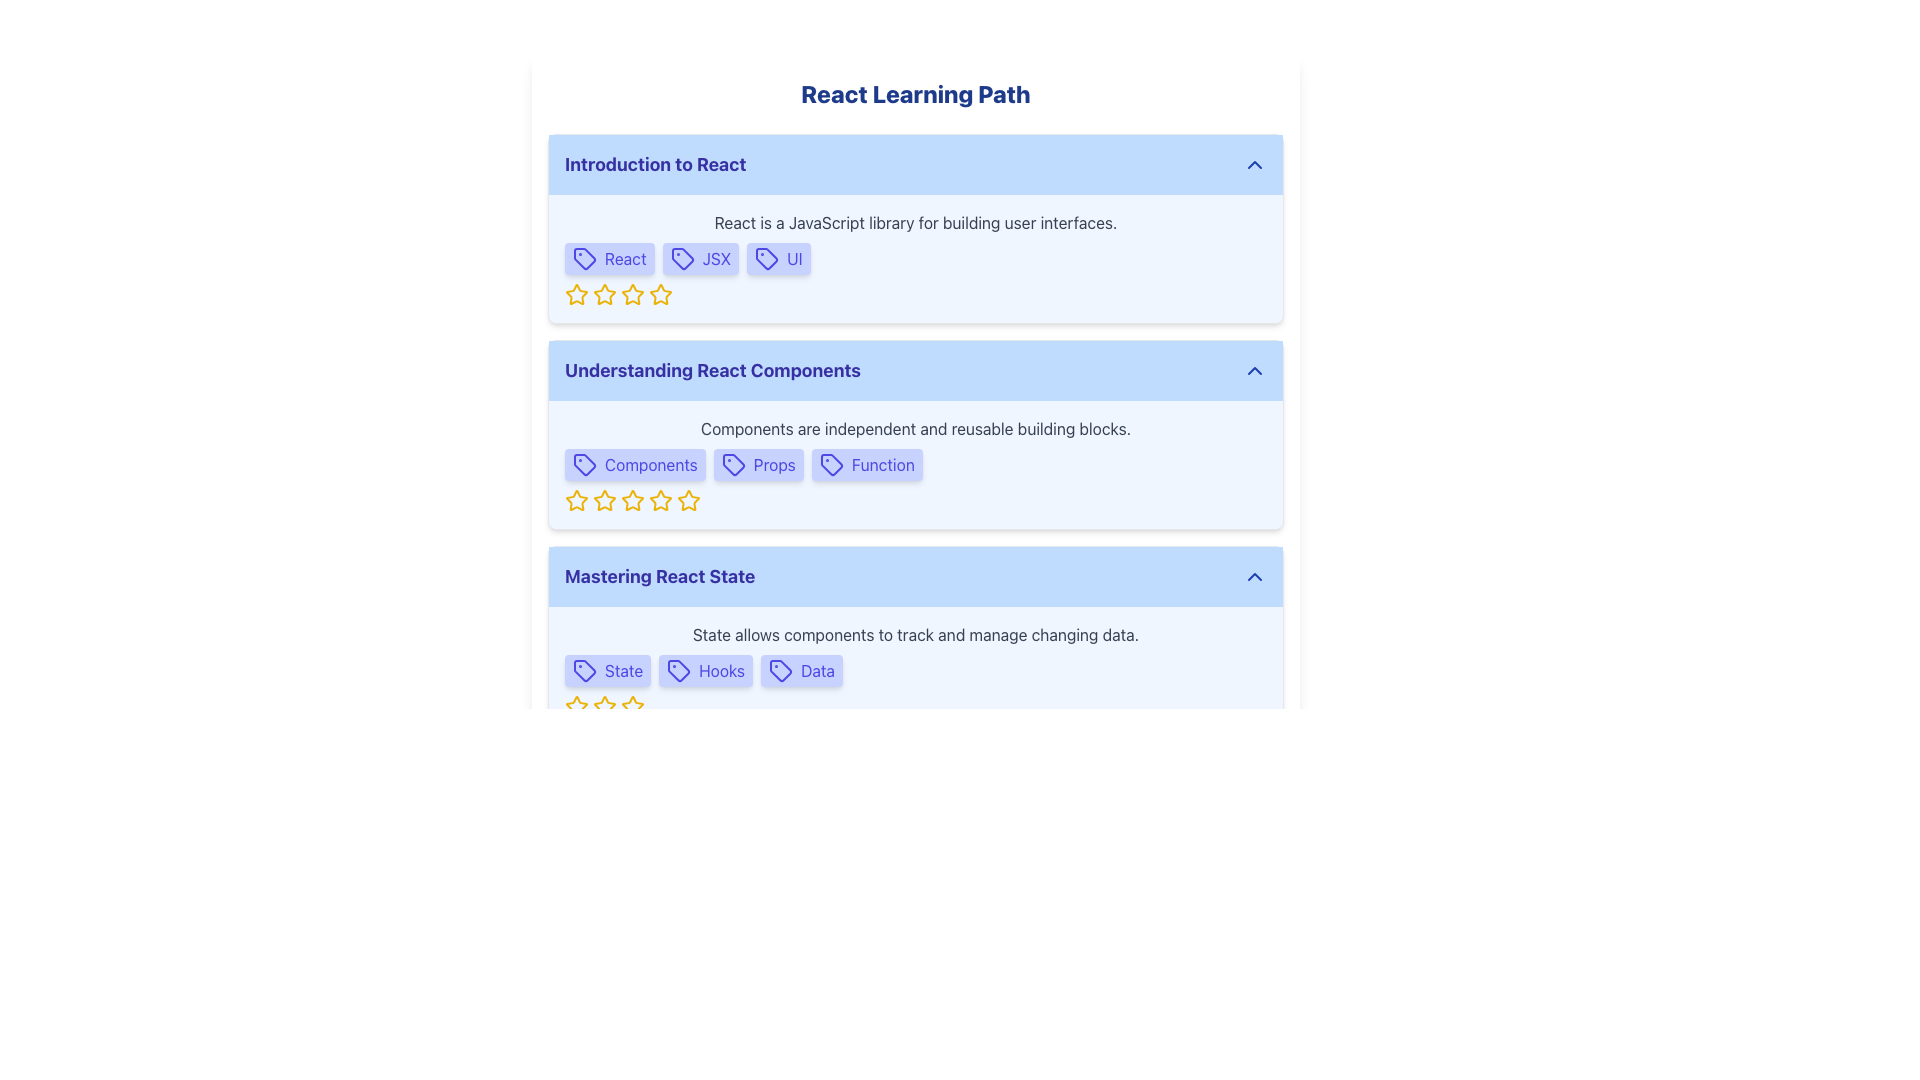 The height and width of the screenshot is (1080, 1920). What do you see at coordinates (700, 257) in the screenshot?
I see `the 'JSX' tag element, which is a rounded rectangle with an indigo background and text, located under the 'Introduction to React' section, positioned between 'React' and 'UI'` at bounding box center [700, 257].